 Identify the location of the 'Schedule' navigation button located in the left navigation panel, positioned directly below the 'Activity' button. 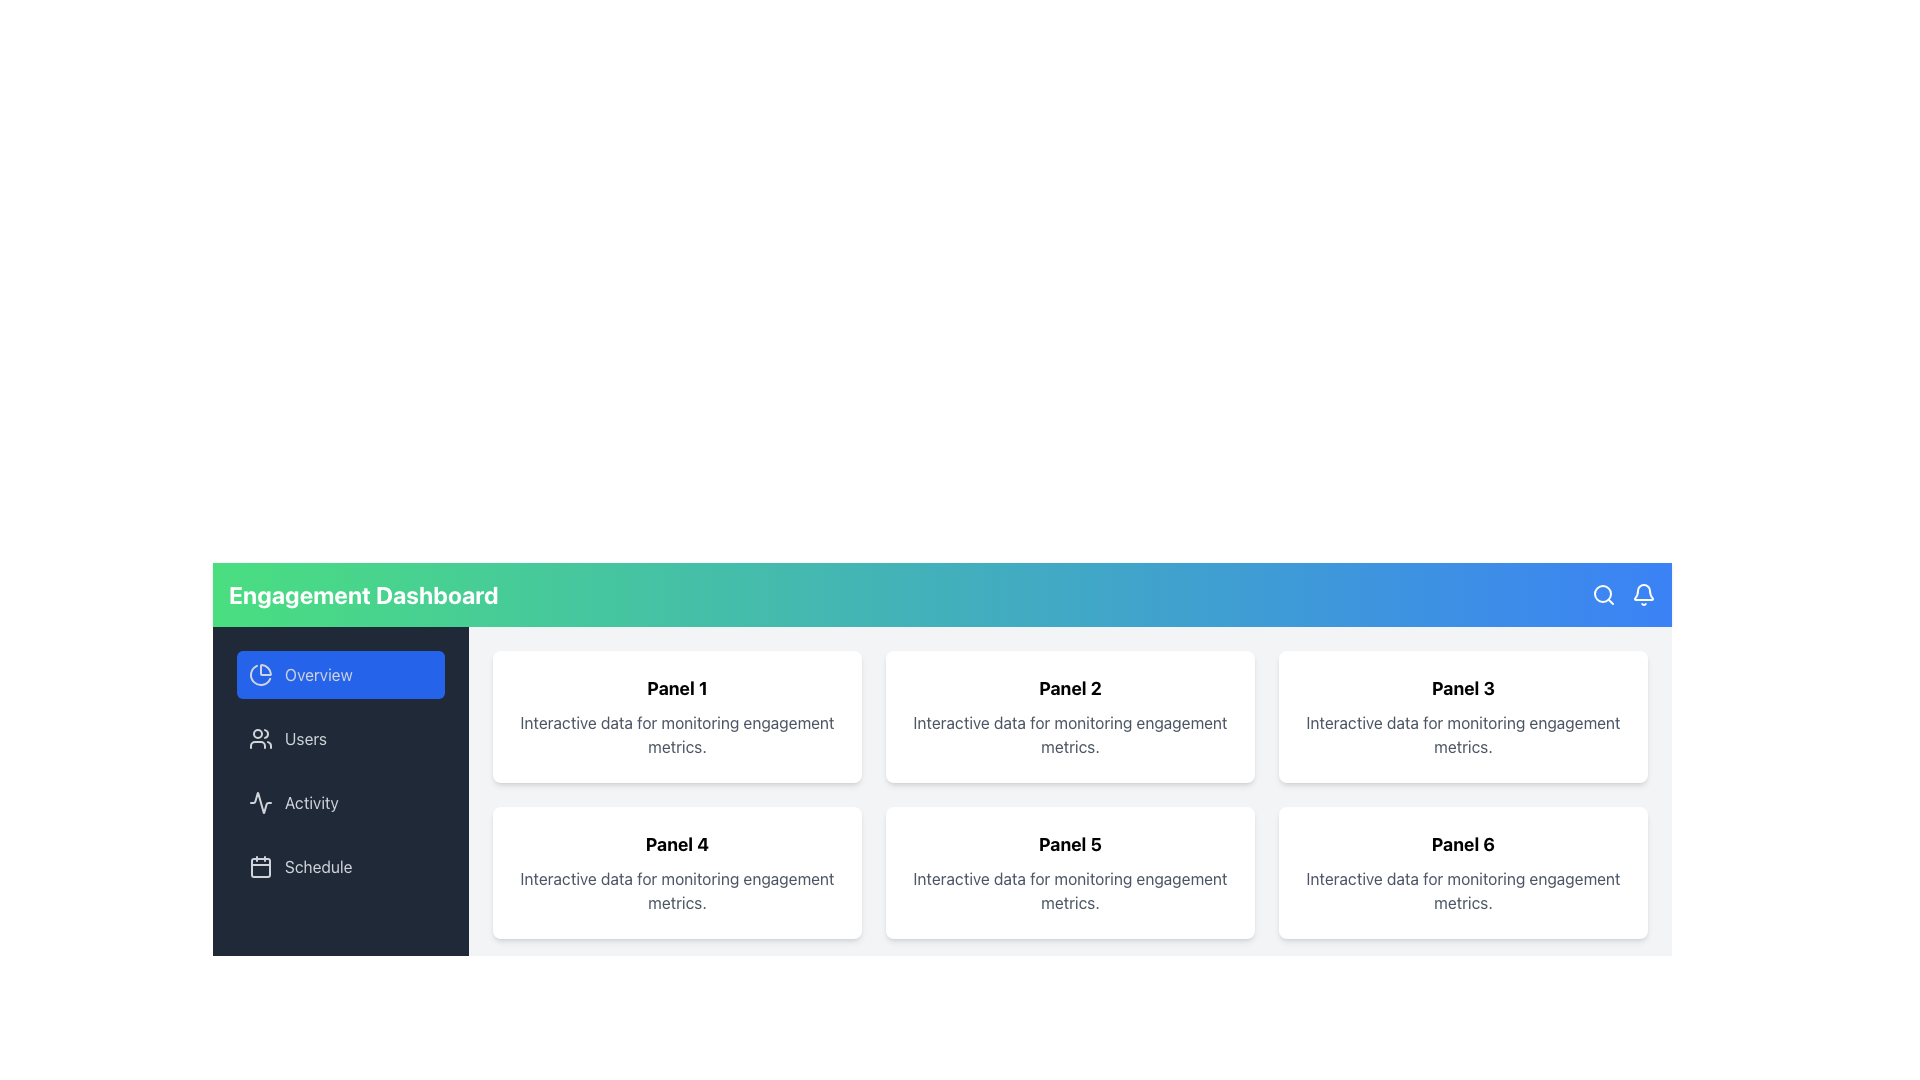
(340, 866).